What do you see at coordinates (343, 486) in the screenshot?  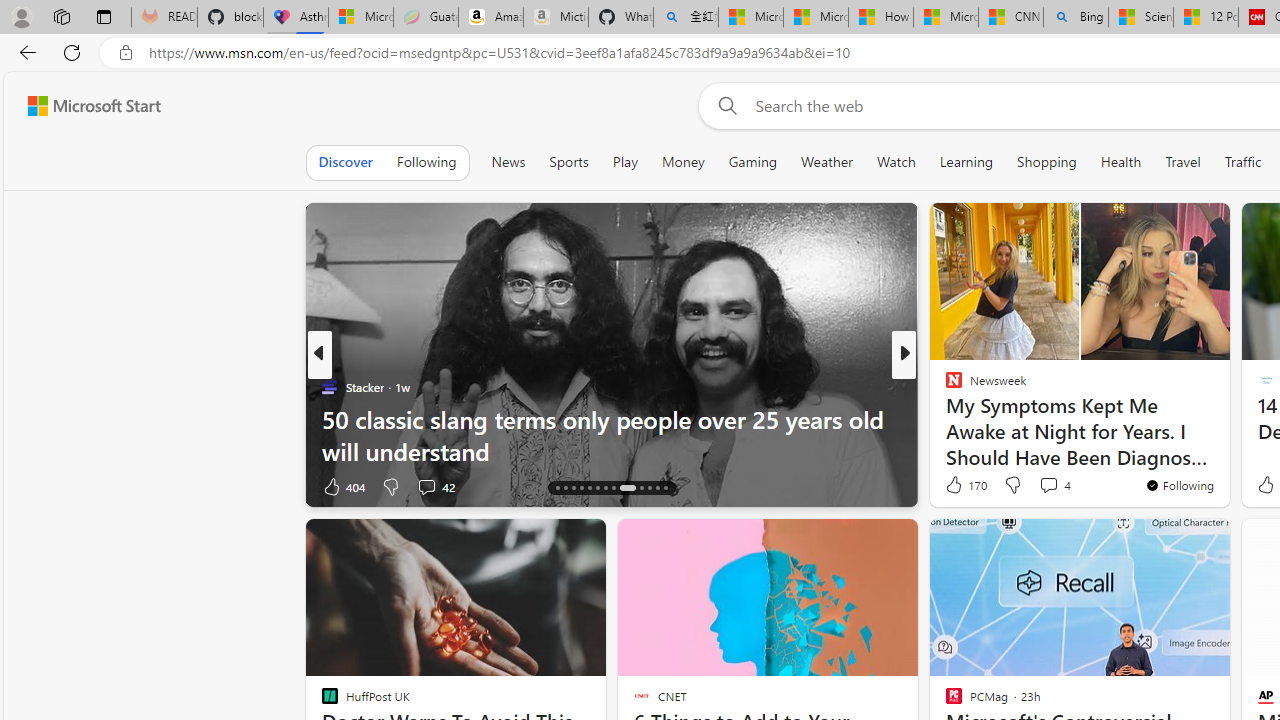 I see `'404 Like'` at bounding box center [343, 486].